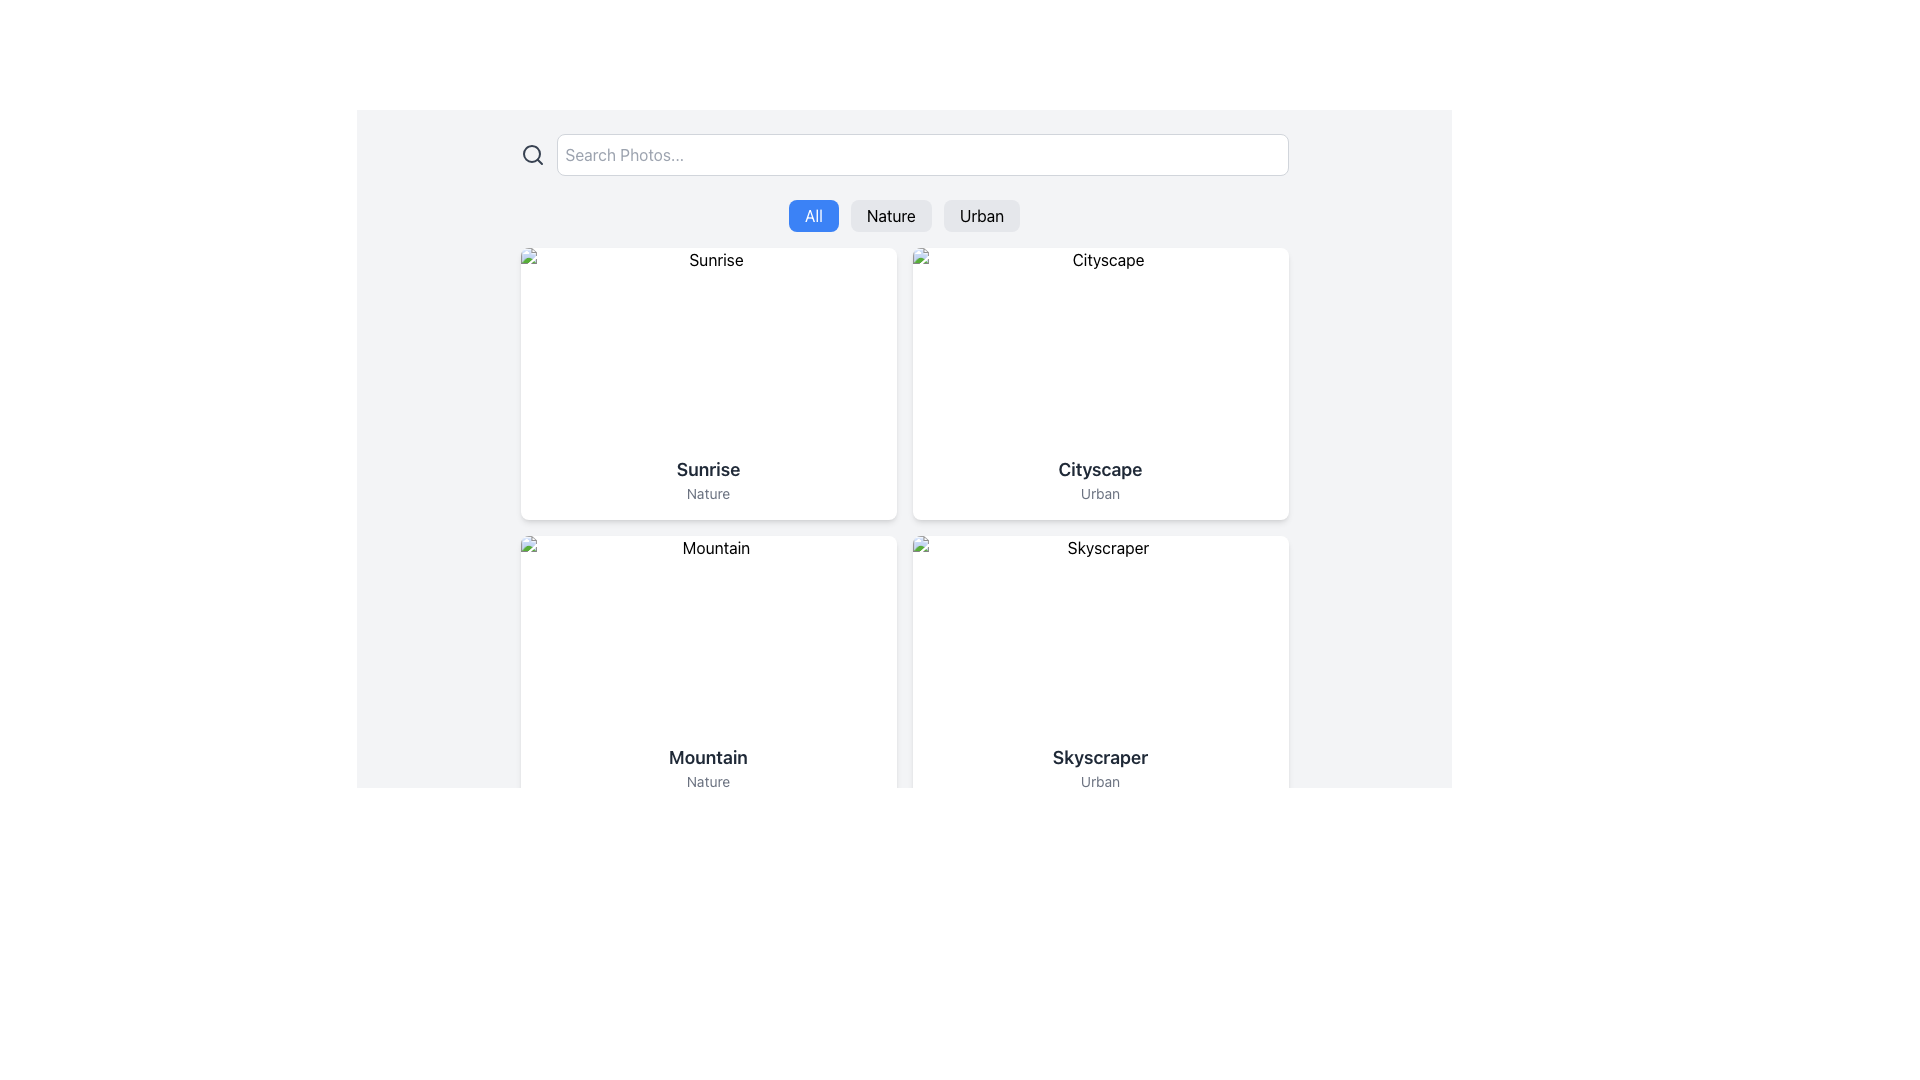 This screenshot has height=1080, width=1920. What do you see at coordinates (708, 671) in the screenshot?
I see `the card component labeled 'Mountain' in the Nature category` at bounding box center [708, 671].